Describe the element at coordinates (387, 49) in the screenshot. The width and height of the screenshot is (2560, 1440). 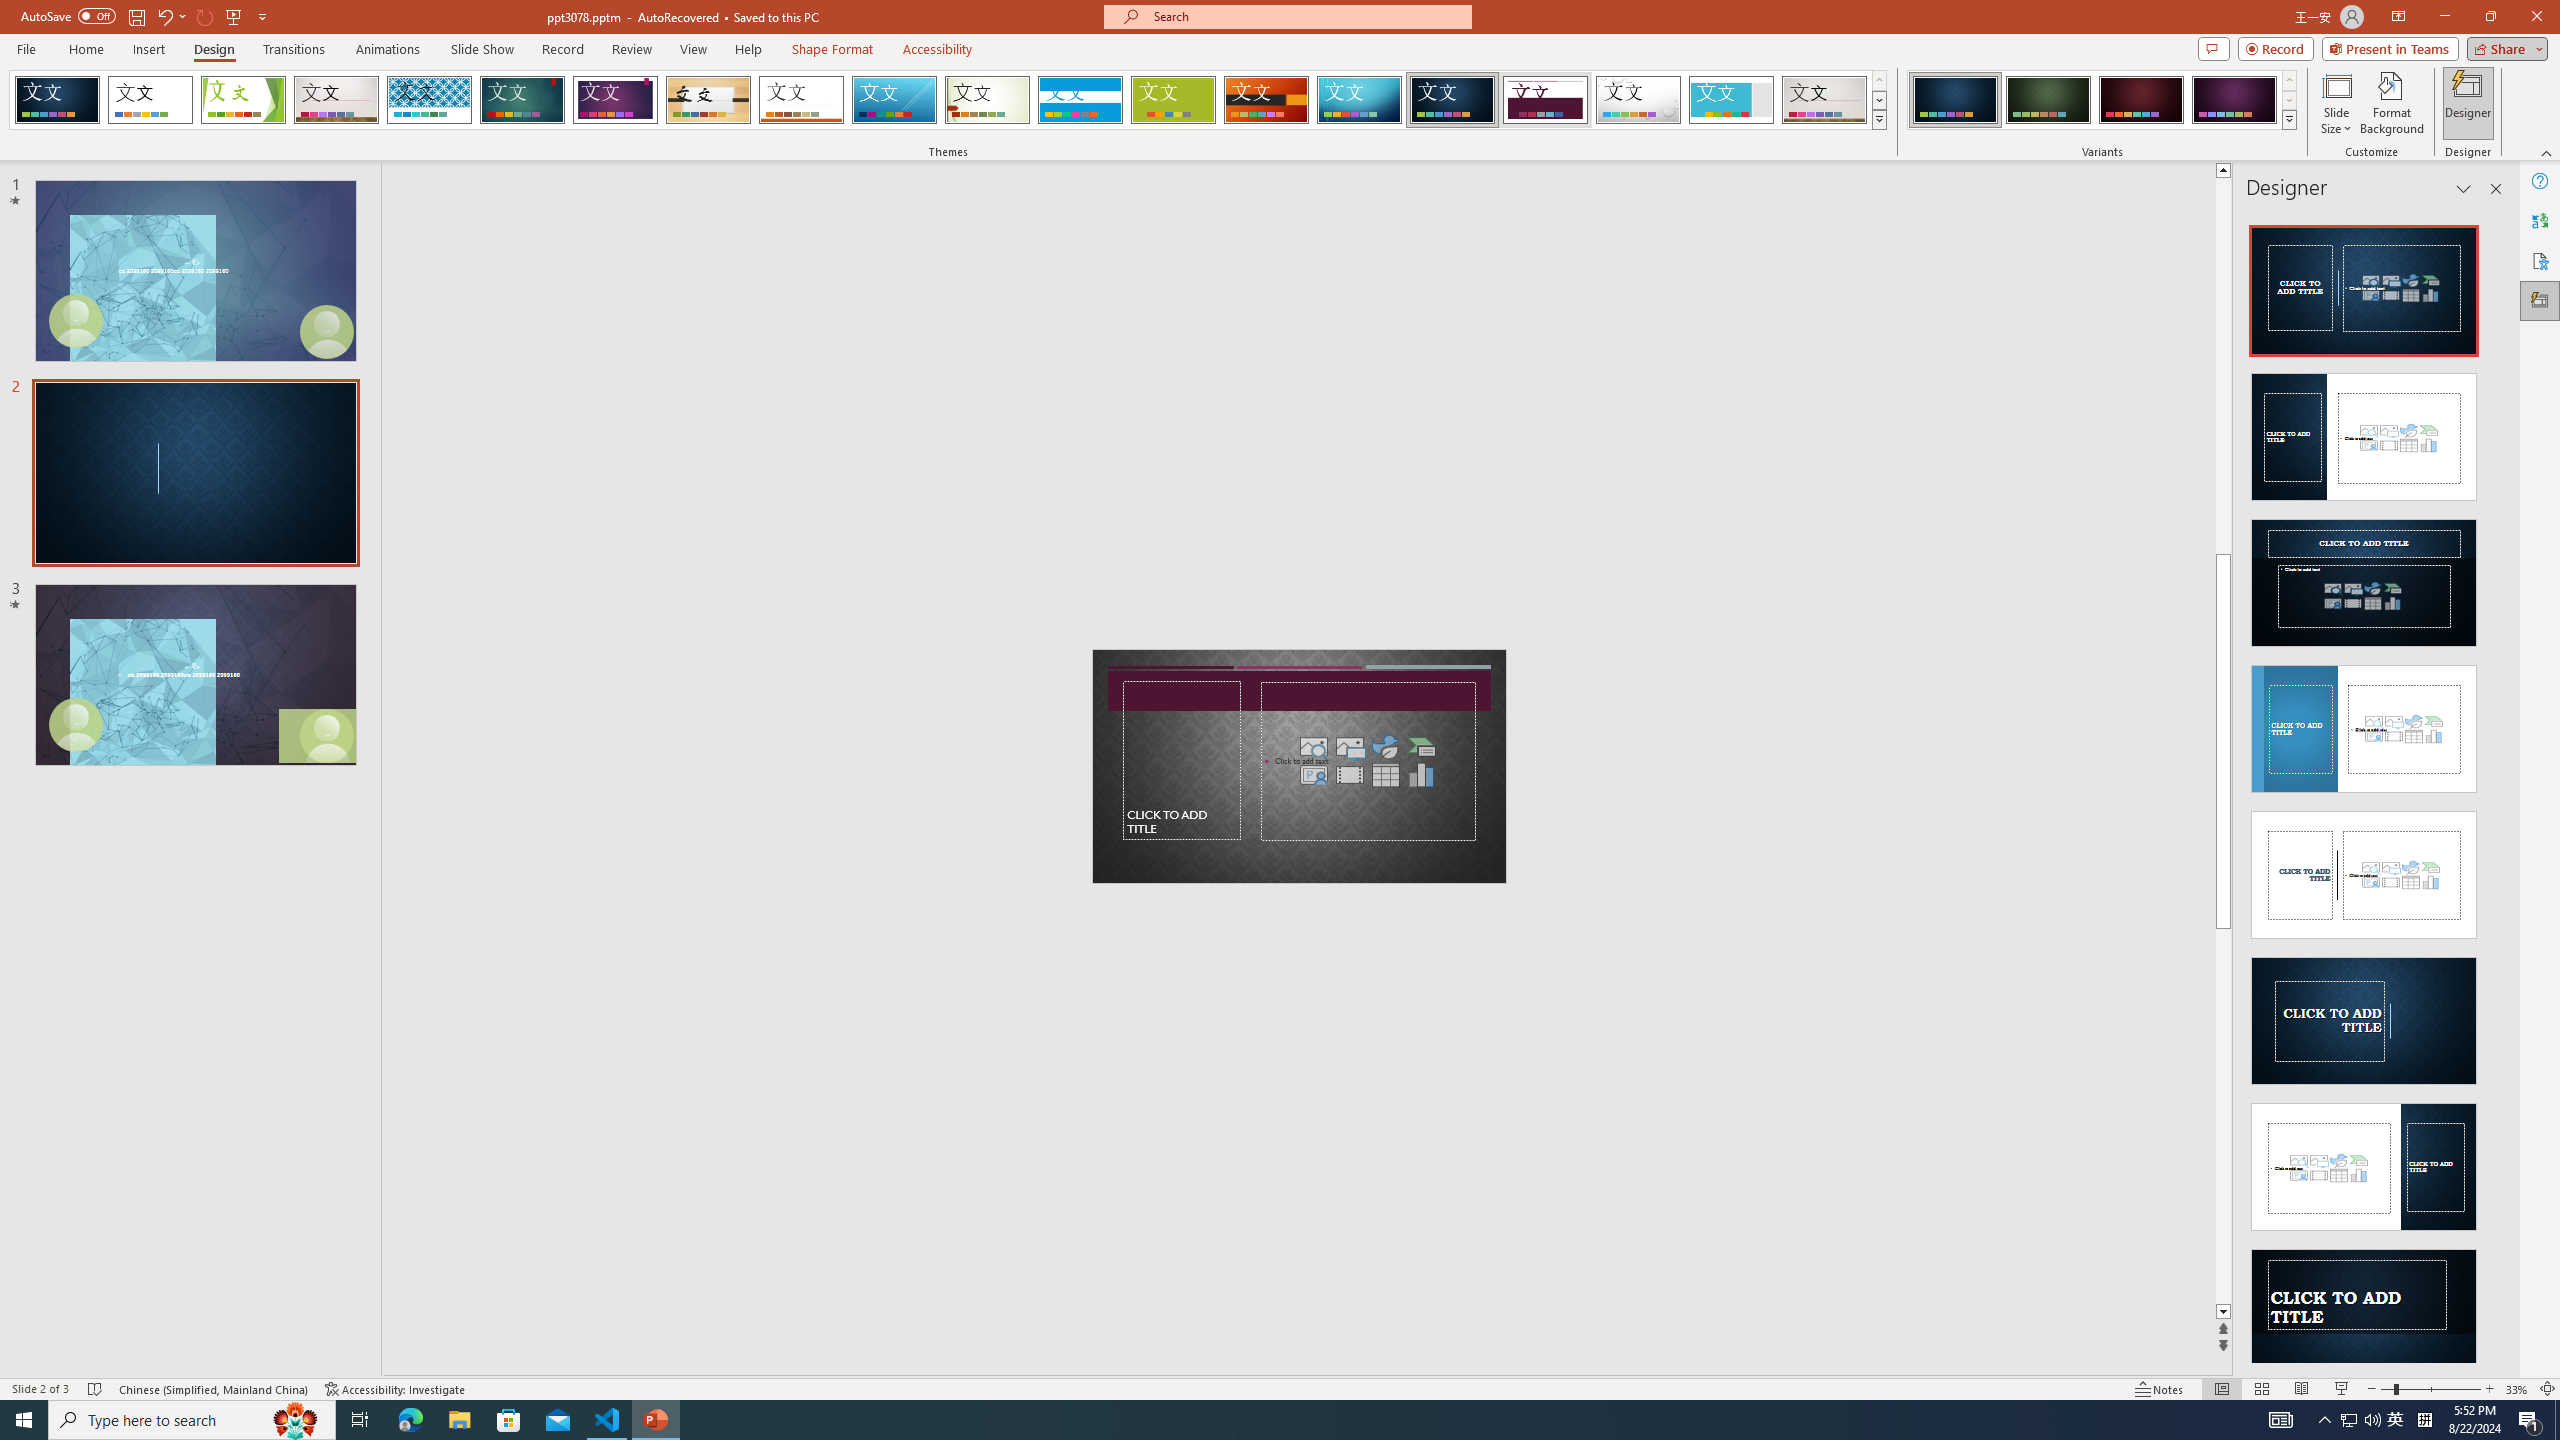
I see `'Animations'` at that location.